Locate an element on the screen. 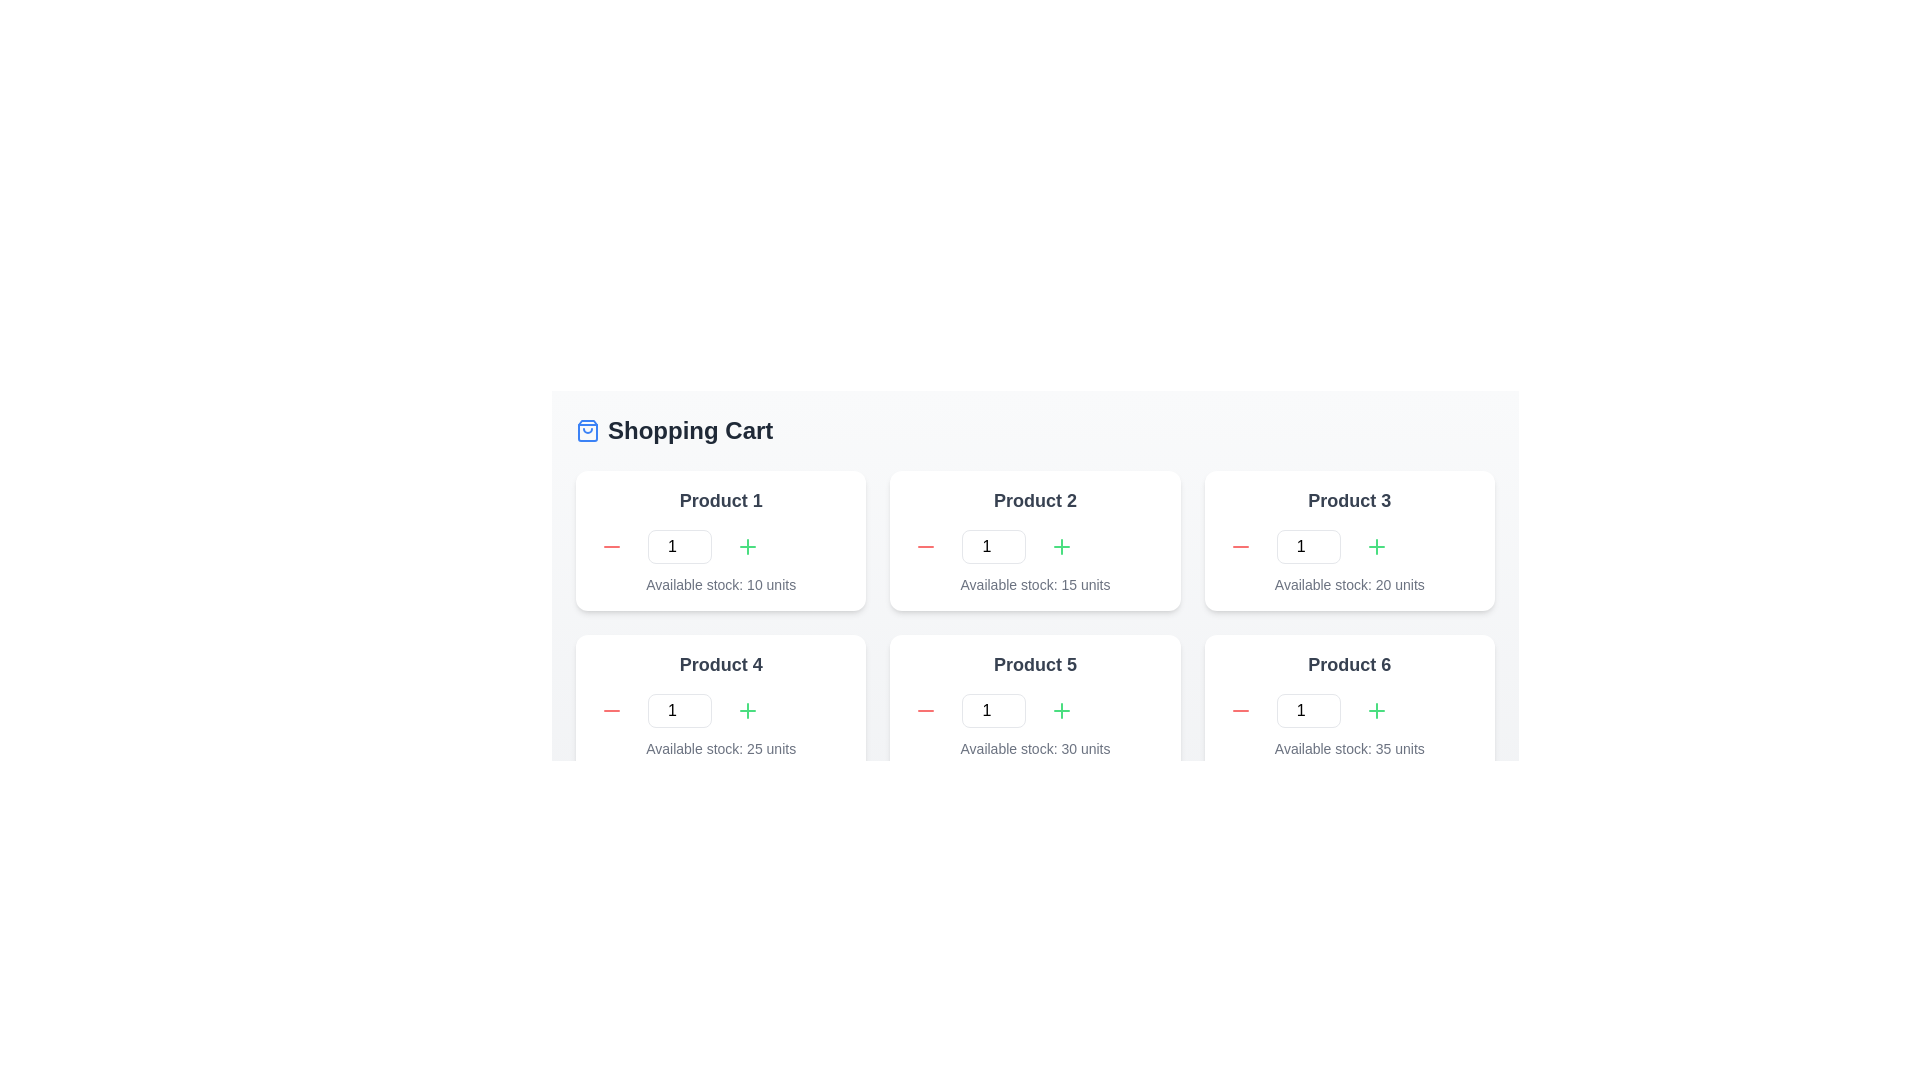 The width and height of the screenshot is (1920, 1080). the static text label that informs users about the available stock quantity for 'Product 6' is located at coordinates (1349, 748).